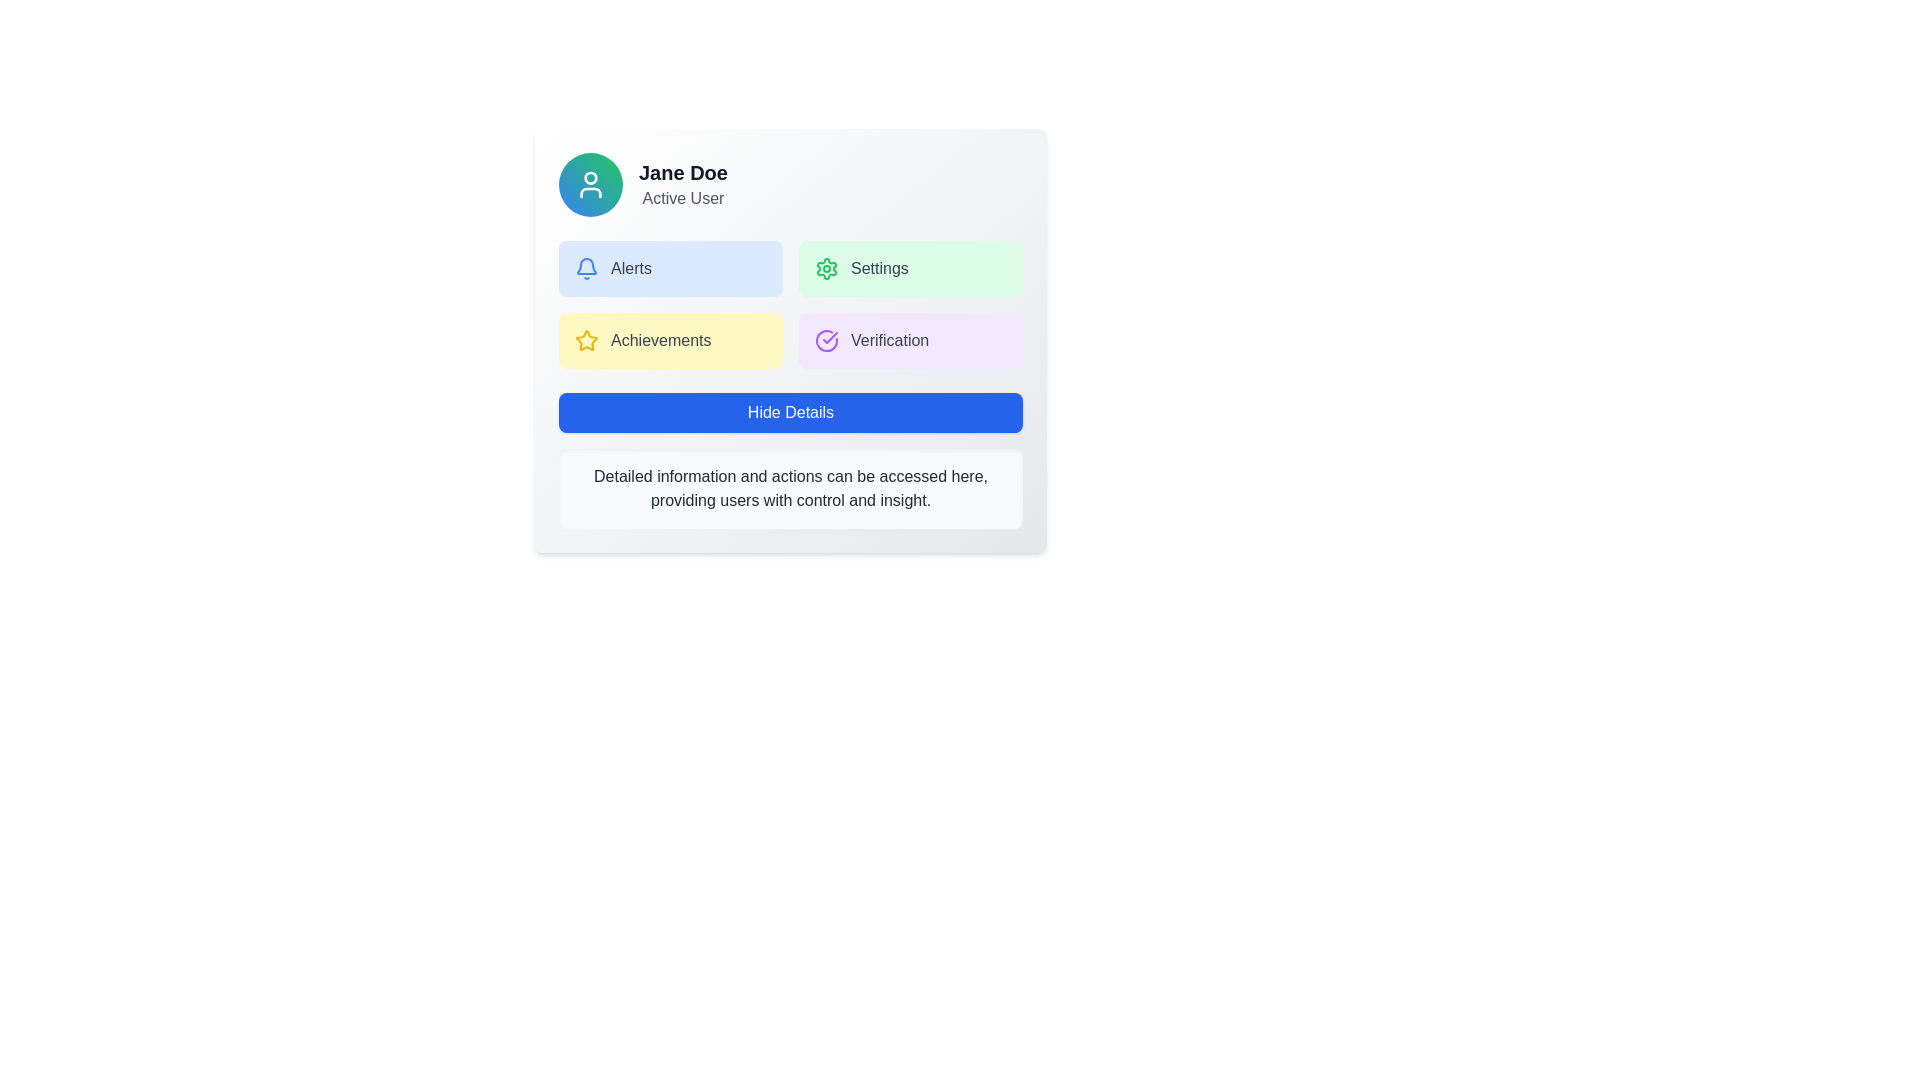  What do you see at coordinates (826, 268) in the screenshot?
I see `the green gear icon that resembles a settings symbol located in the upper-right area of the card layout, aligned with the 'Settings' label` at bounding box center [826, 268].